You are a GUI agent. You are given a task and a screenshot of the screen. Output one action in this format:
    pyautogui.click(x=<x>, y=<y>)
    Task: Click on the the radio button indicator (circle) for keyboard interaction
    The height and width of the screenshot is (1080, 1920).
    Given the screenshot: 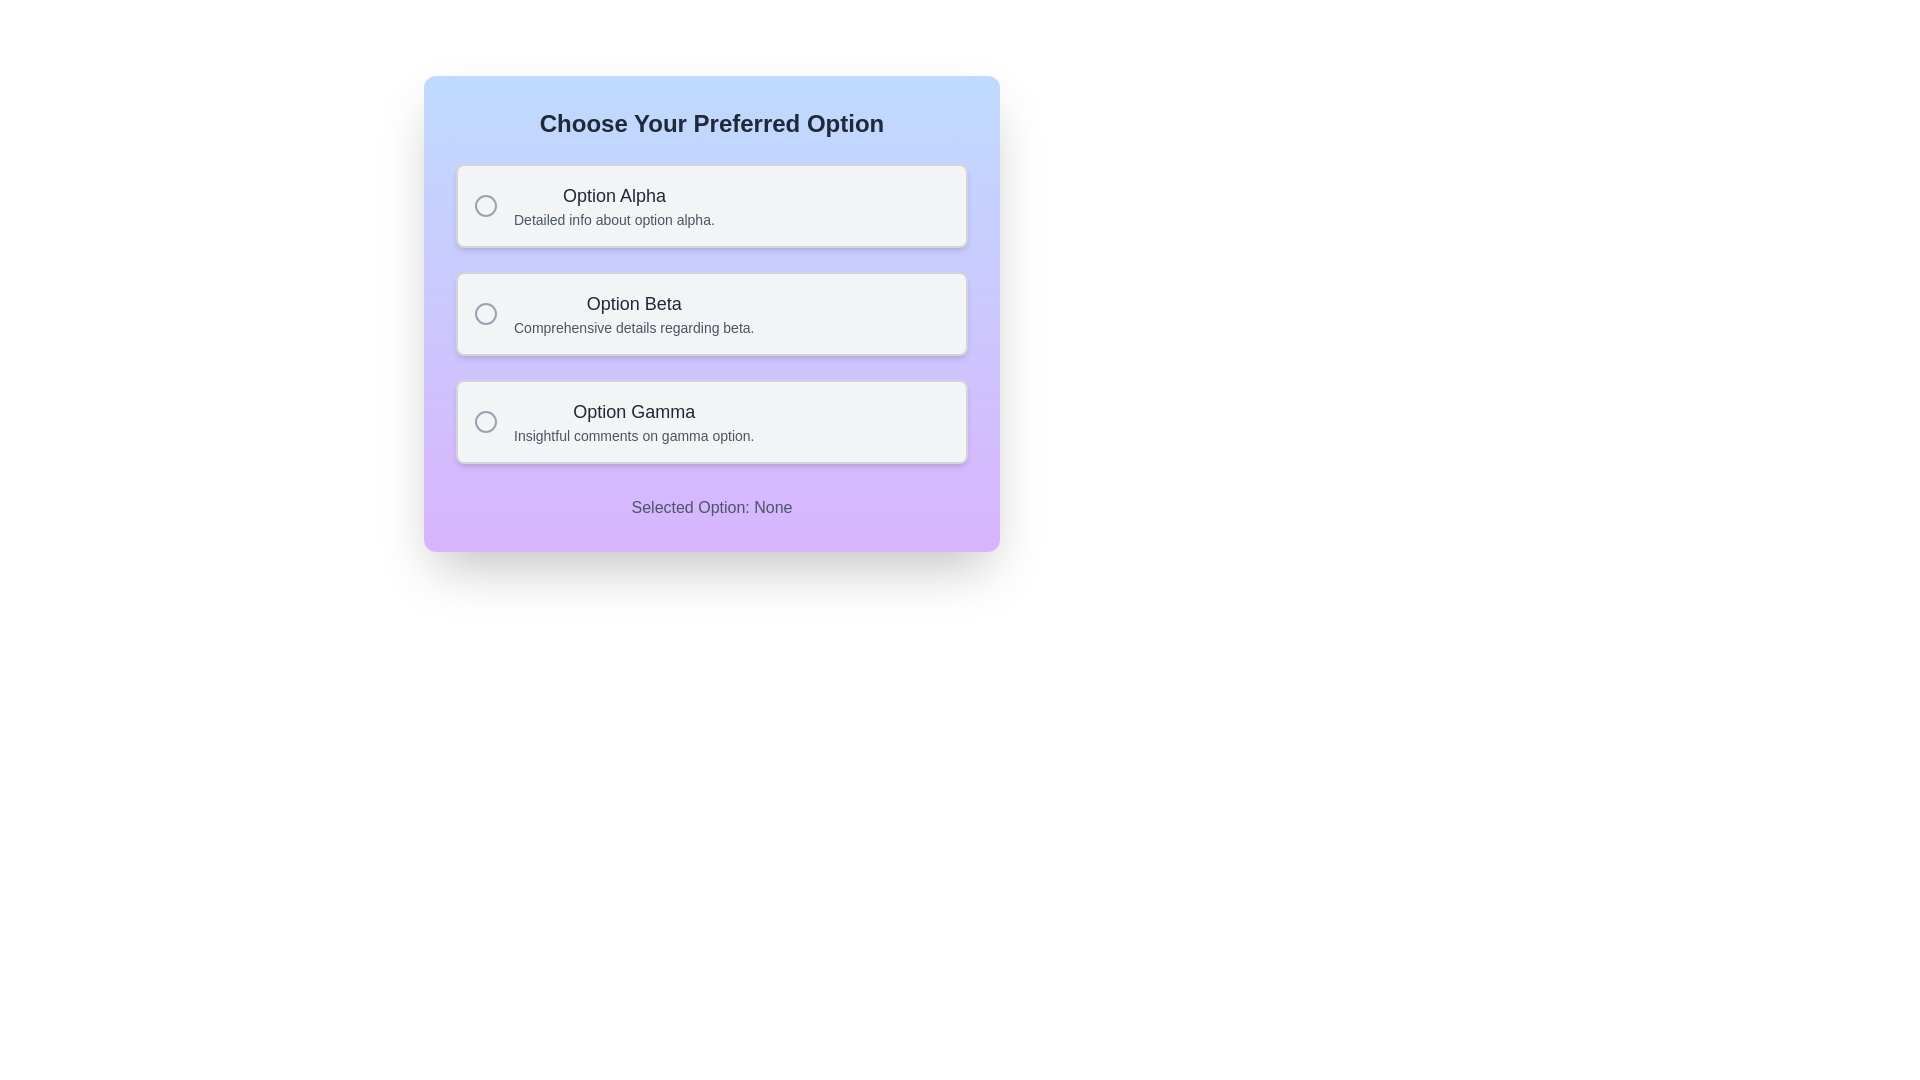 What is the action you would take?
    pyautogui.click(x=485, y=205)
    